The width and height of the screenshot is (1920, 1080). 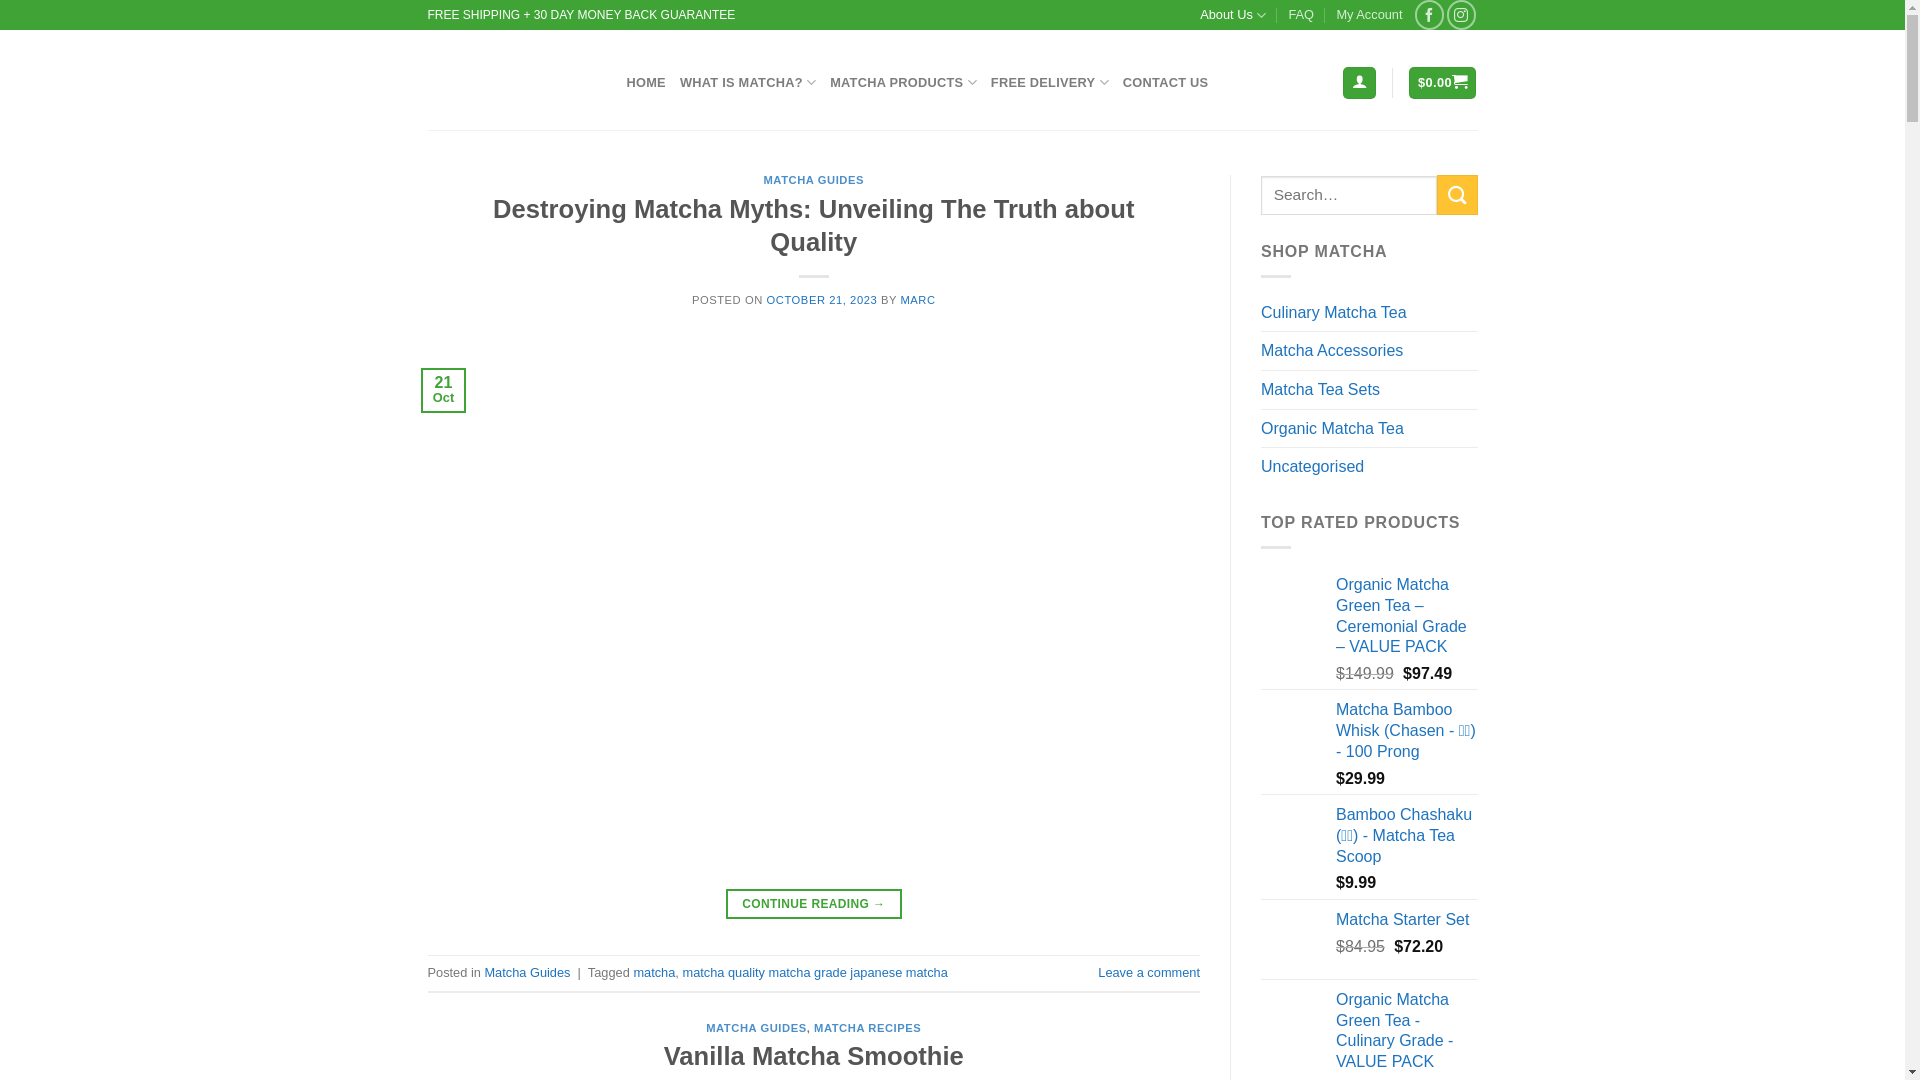 I want to click on 'OCTOBER 21, 2023', so click(x=821, y=300).